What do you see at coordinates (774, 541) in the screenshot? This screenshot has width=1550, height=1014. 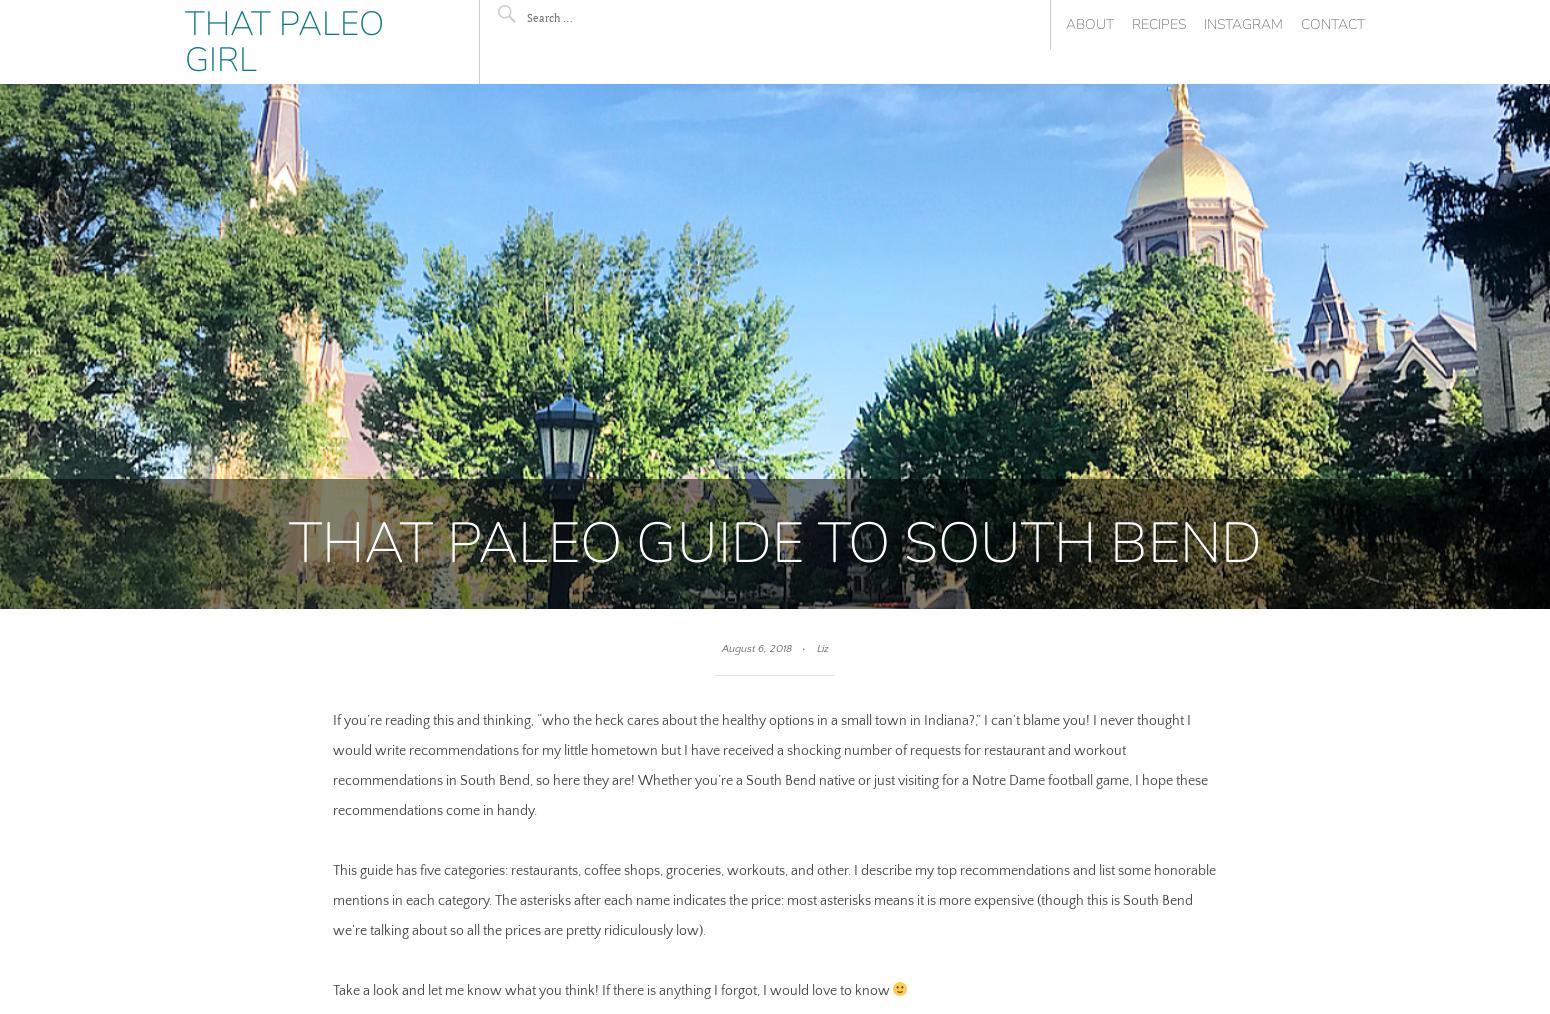 I see `'That Paleo Guide to South Bend'` at bounding box center [774, 541].